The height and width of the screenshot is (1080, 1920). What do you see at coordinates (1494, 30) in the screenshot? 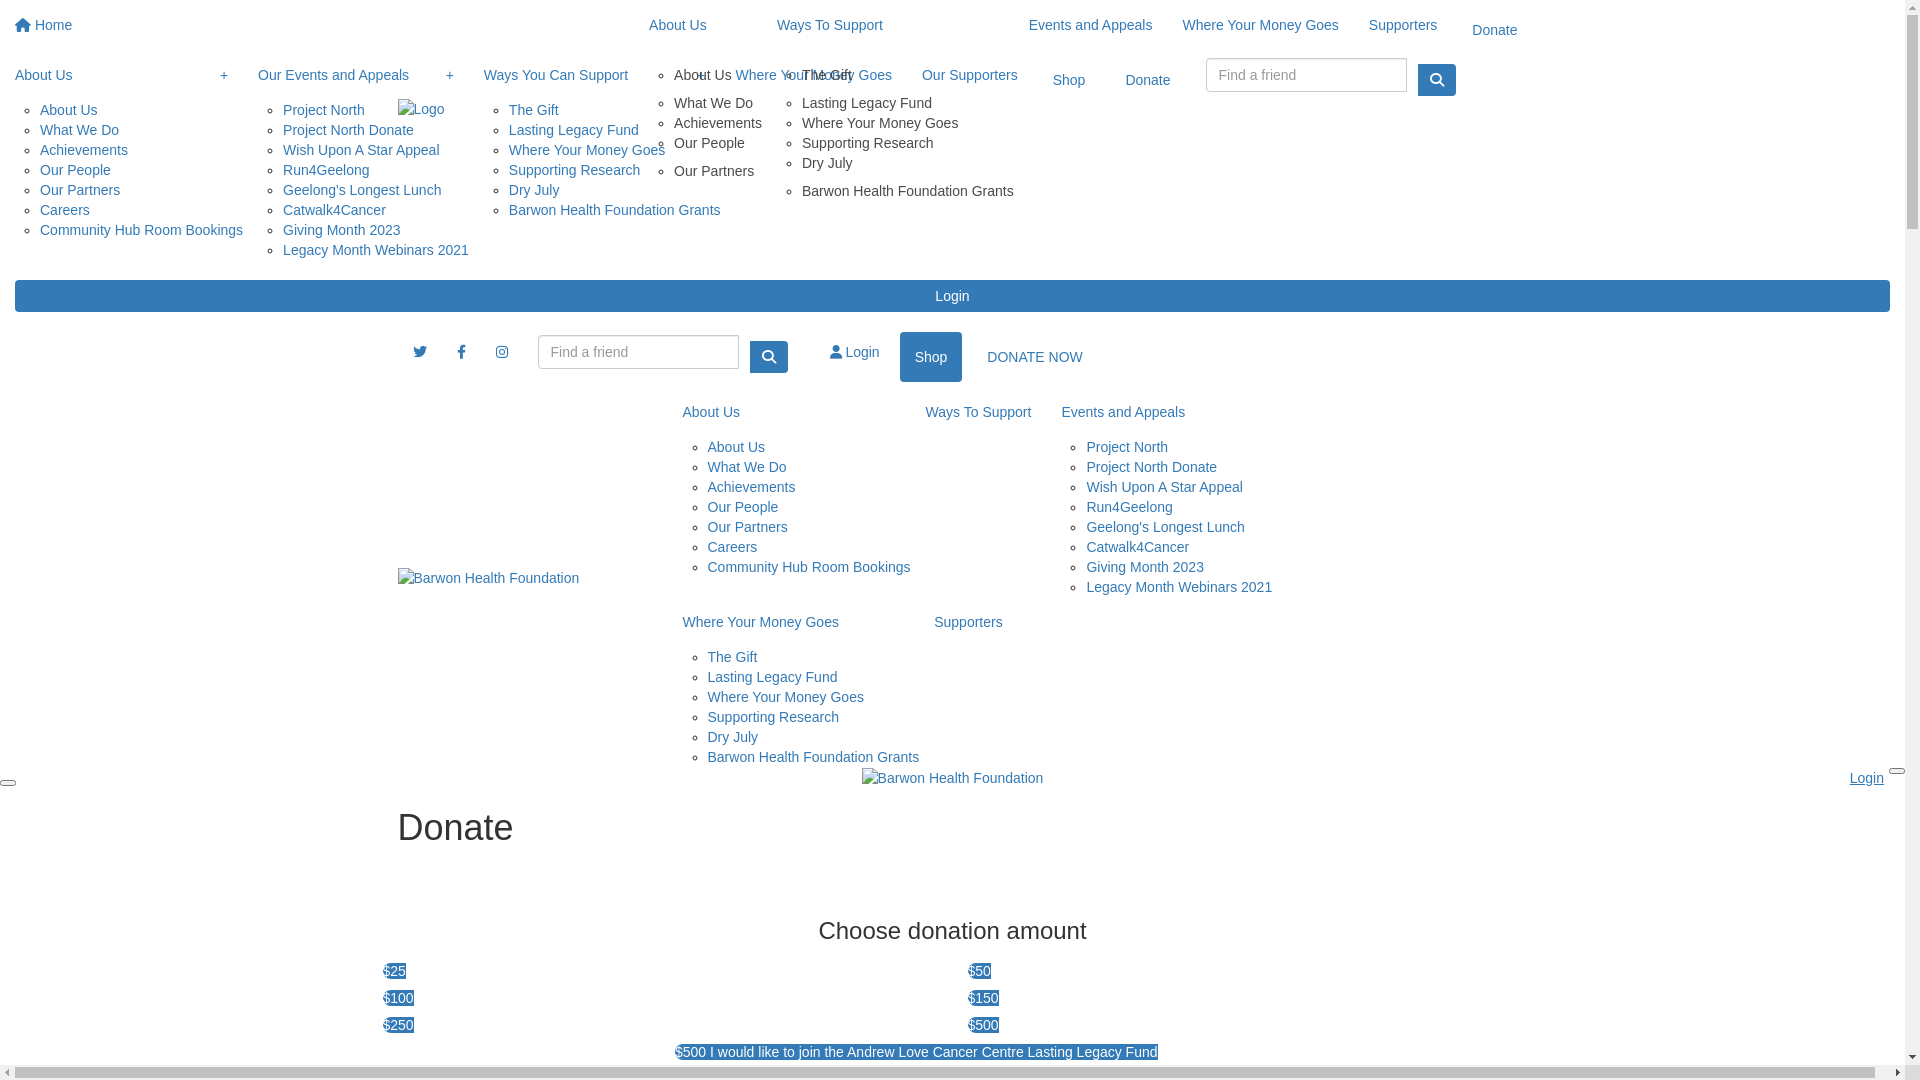
I see `'Donate'` at bounding box center [1494, 30].